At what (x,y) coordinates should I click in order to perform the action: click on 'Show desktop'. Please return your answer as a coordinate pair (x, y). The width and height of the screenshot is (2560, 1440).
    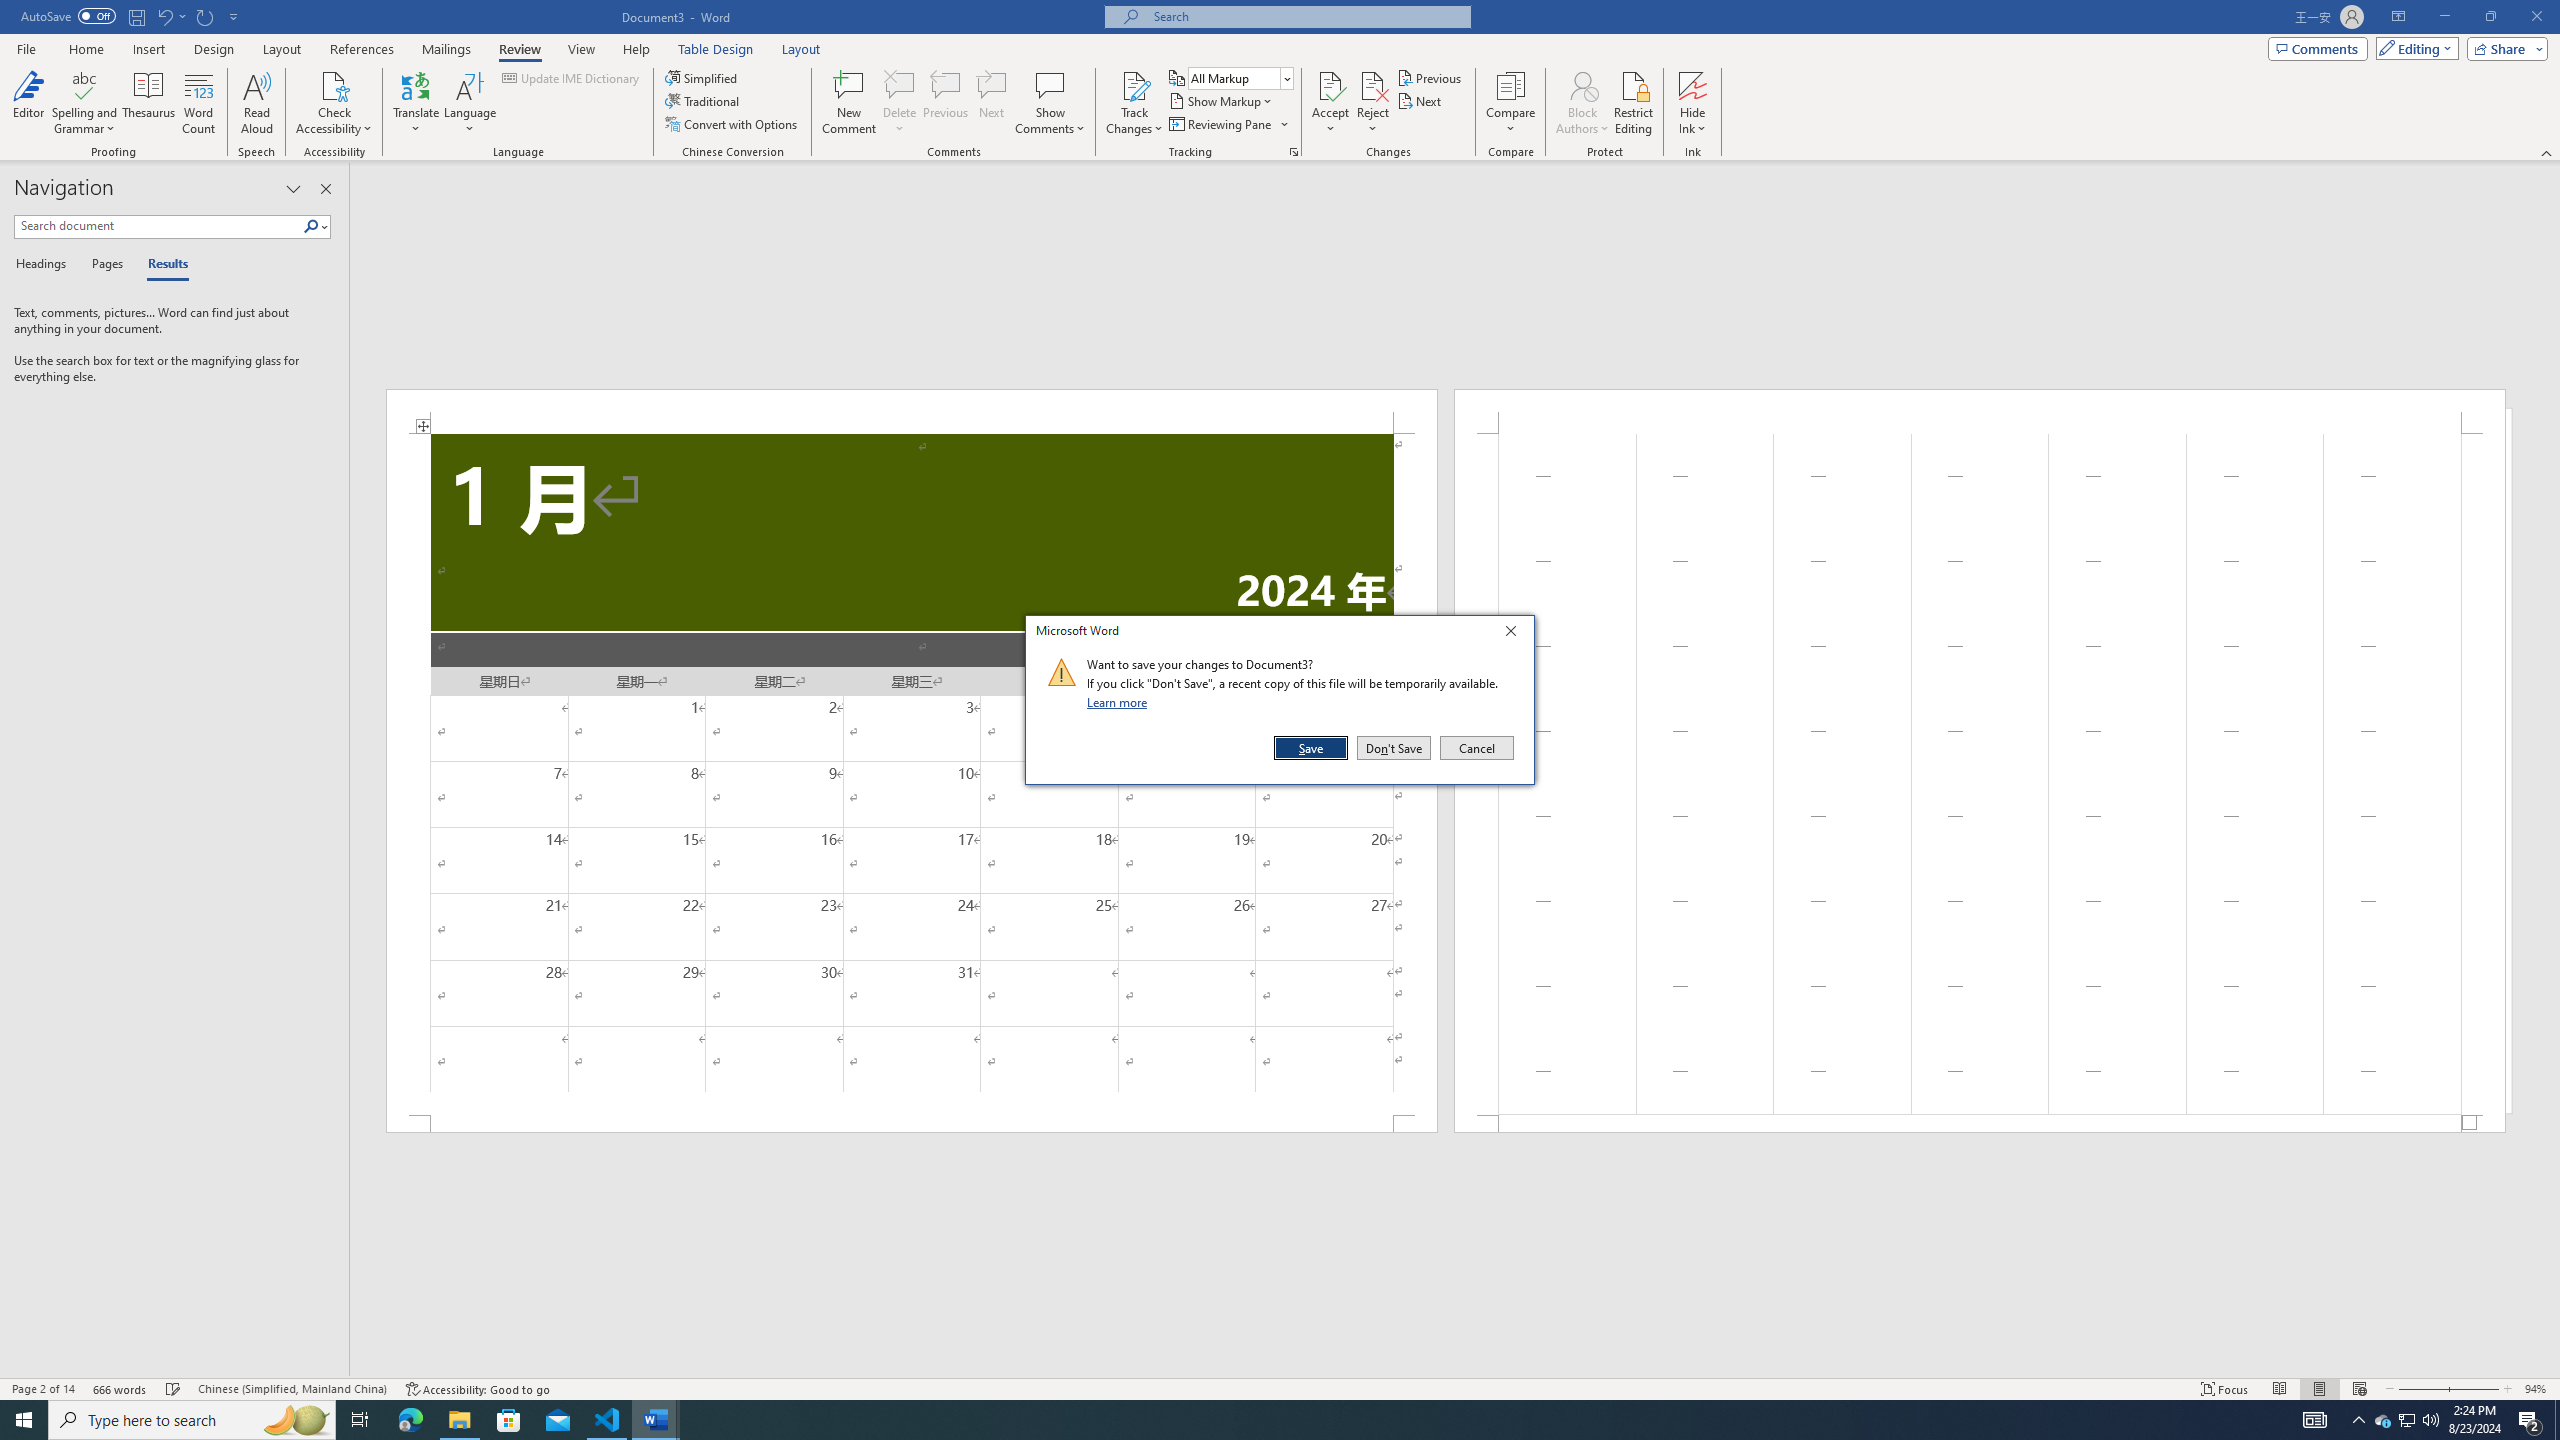
    Looking at the image, I should click on (2556, 1418).